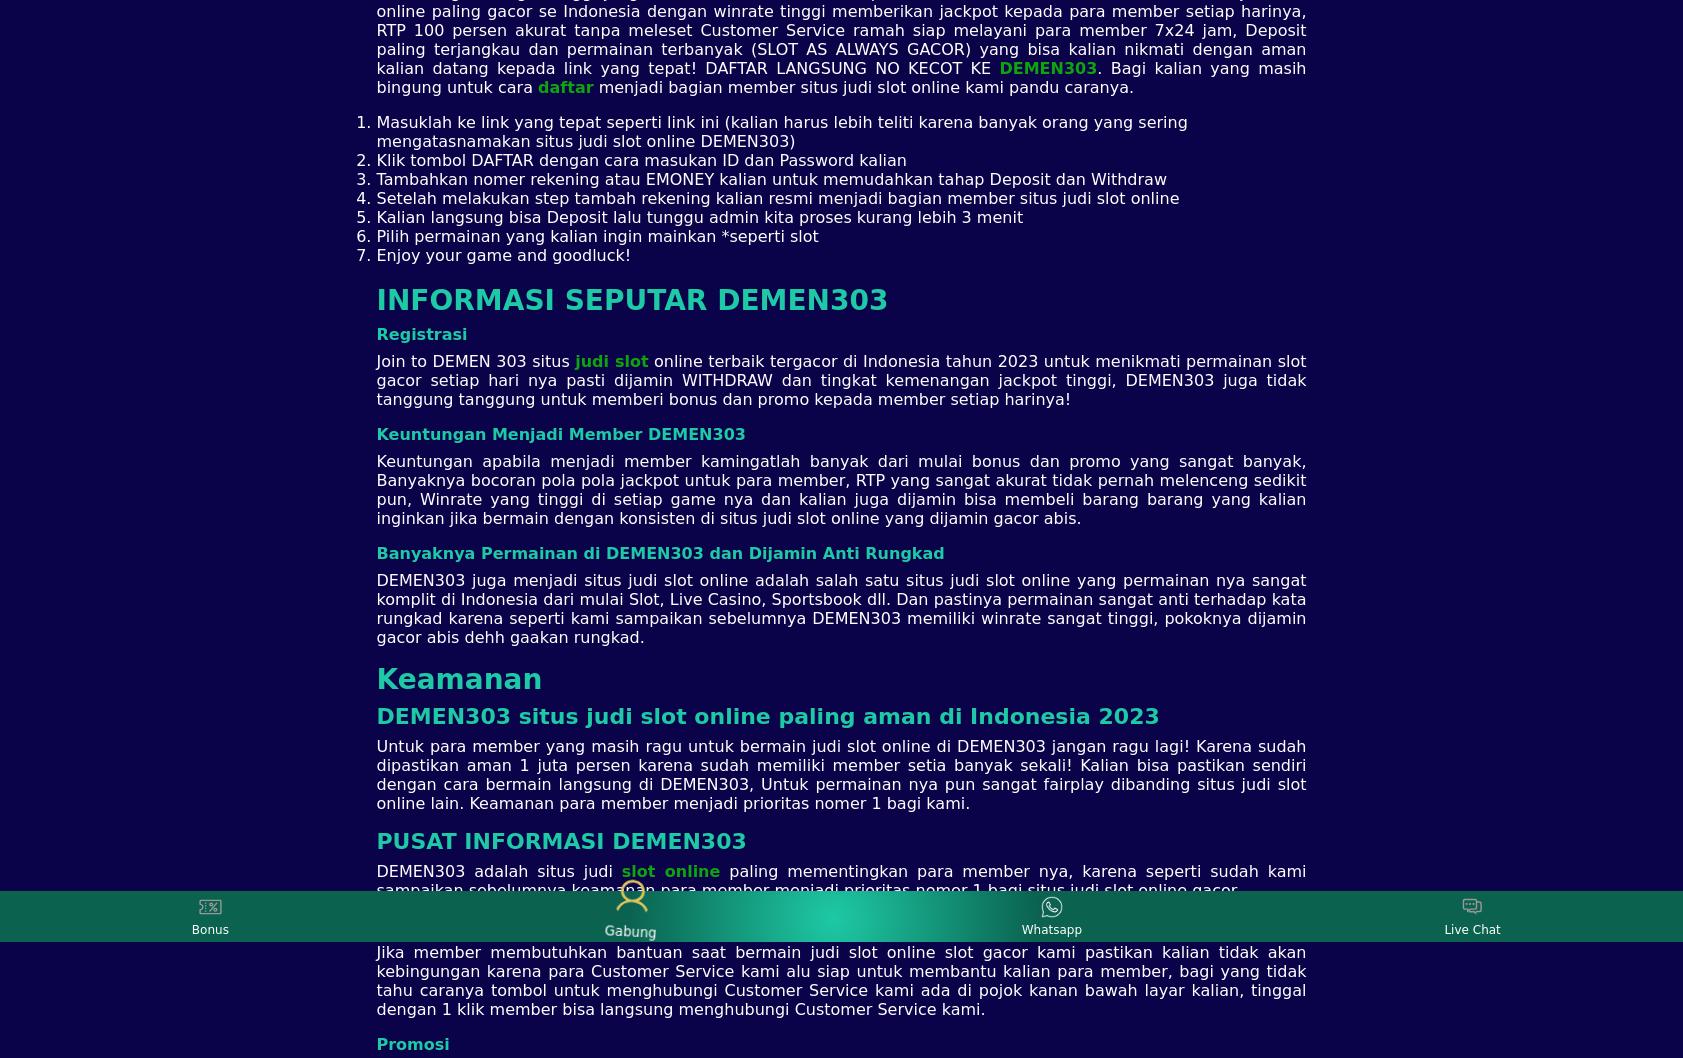  What do you see at coordinates (458, 677) in the screenshot?
I see `'Keamanan'` at bounding box center [458, 677].